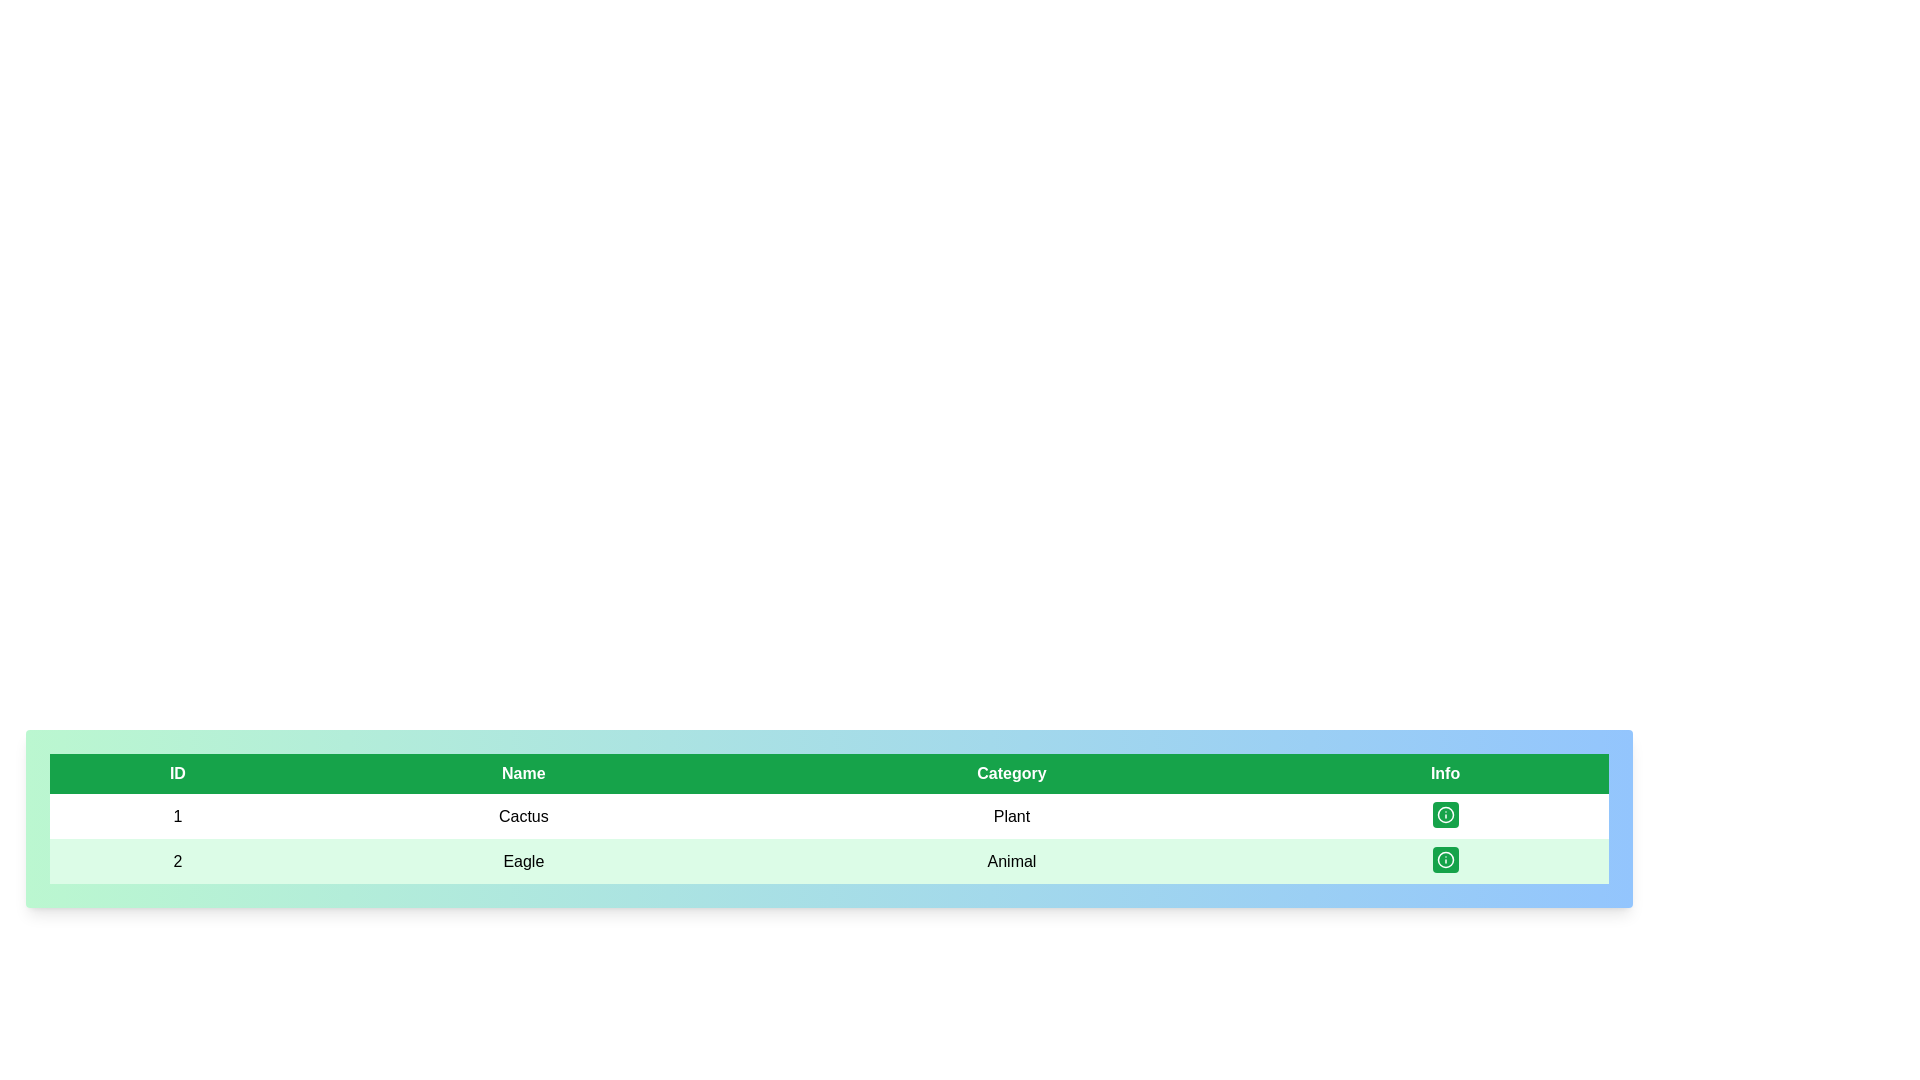  What do you see at coordinates (1445, 860) in the screenshot?
I see `the green circular information button with a white outline and a lowercase 'i' icon, located in the Info column of the second row for the entity 'Eagle'` at bounding box center [1445, 860].